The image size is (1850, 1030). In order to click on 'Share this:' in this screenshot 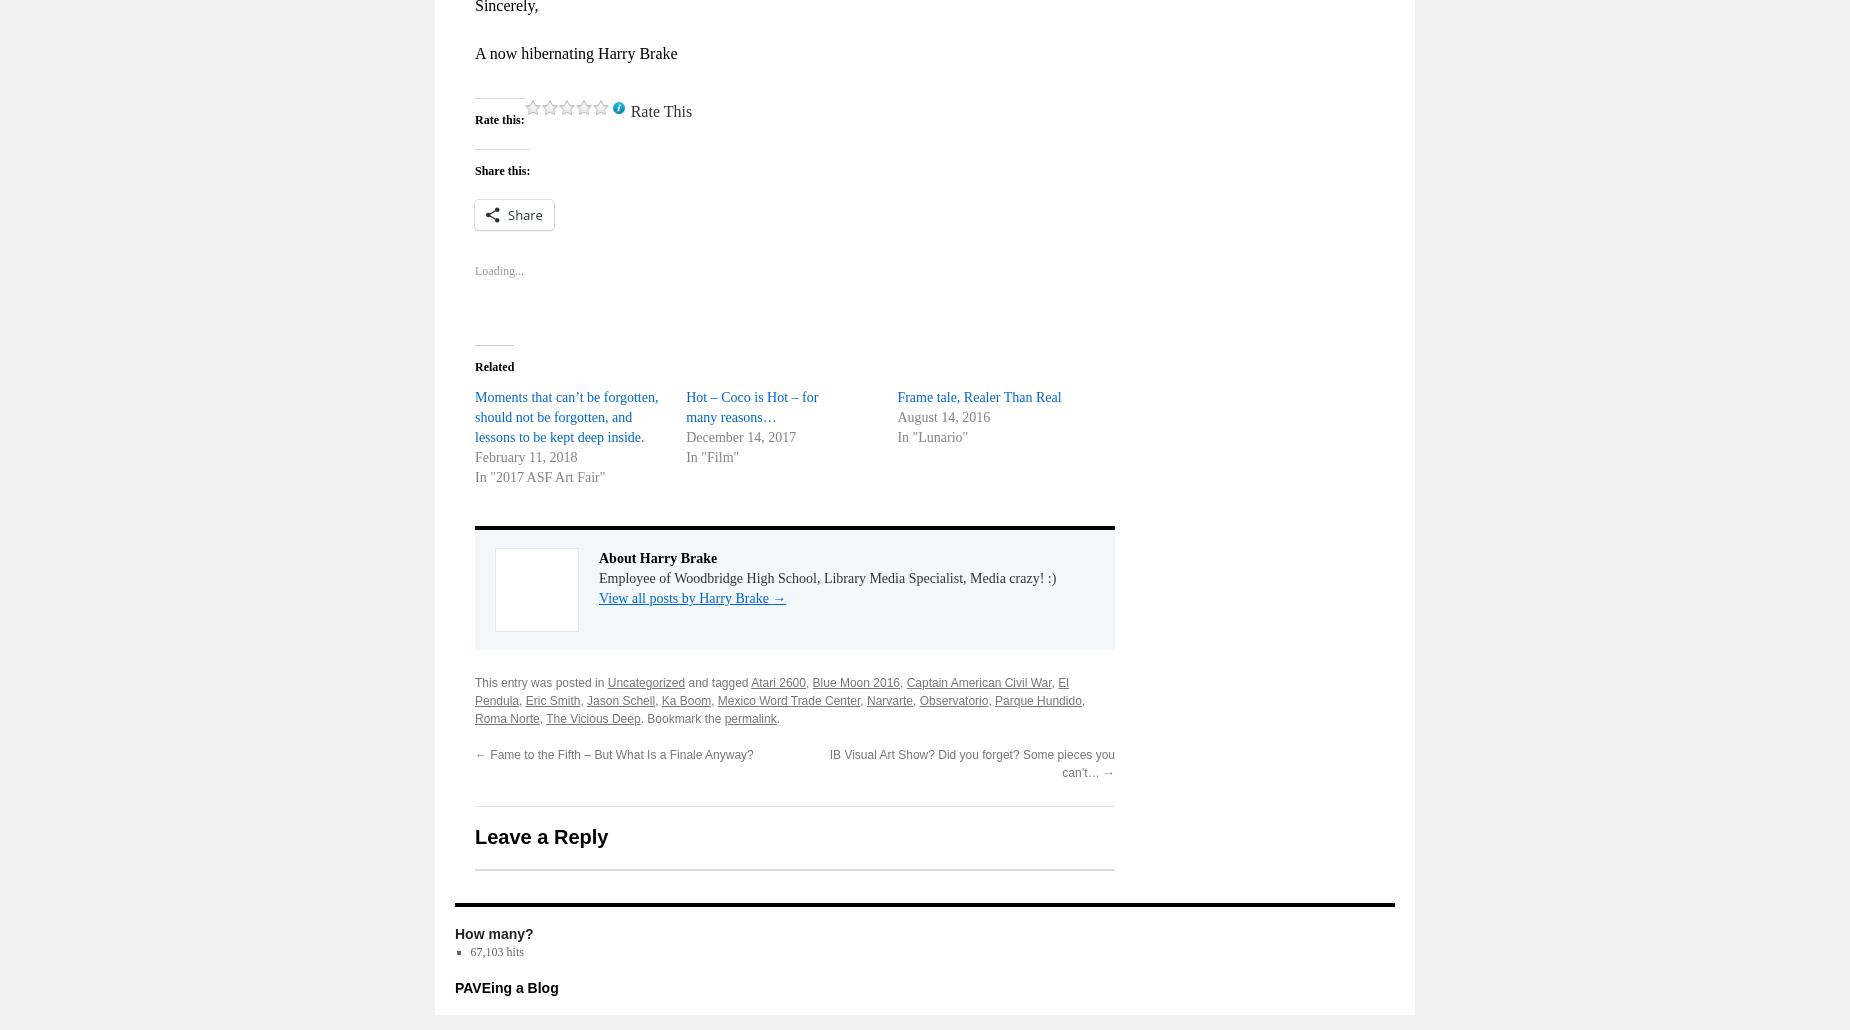, I will do `click(502, 168)`.